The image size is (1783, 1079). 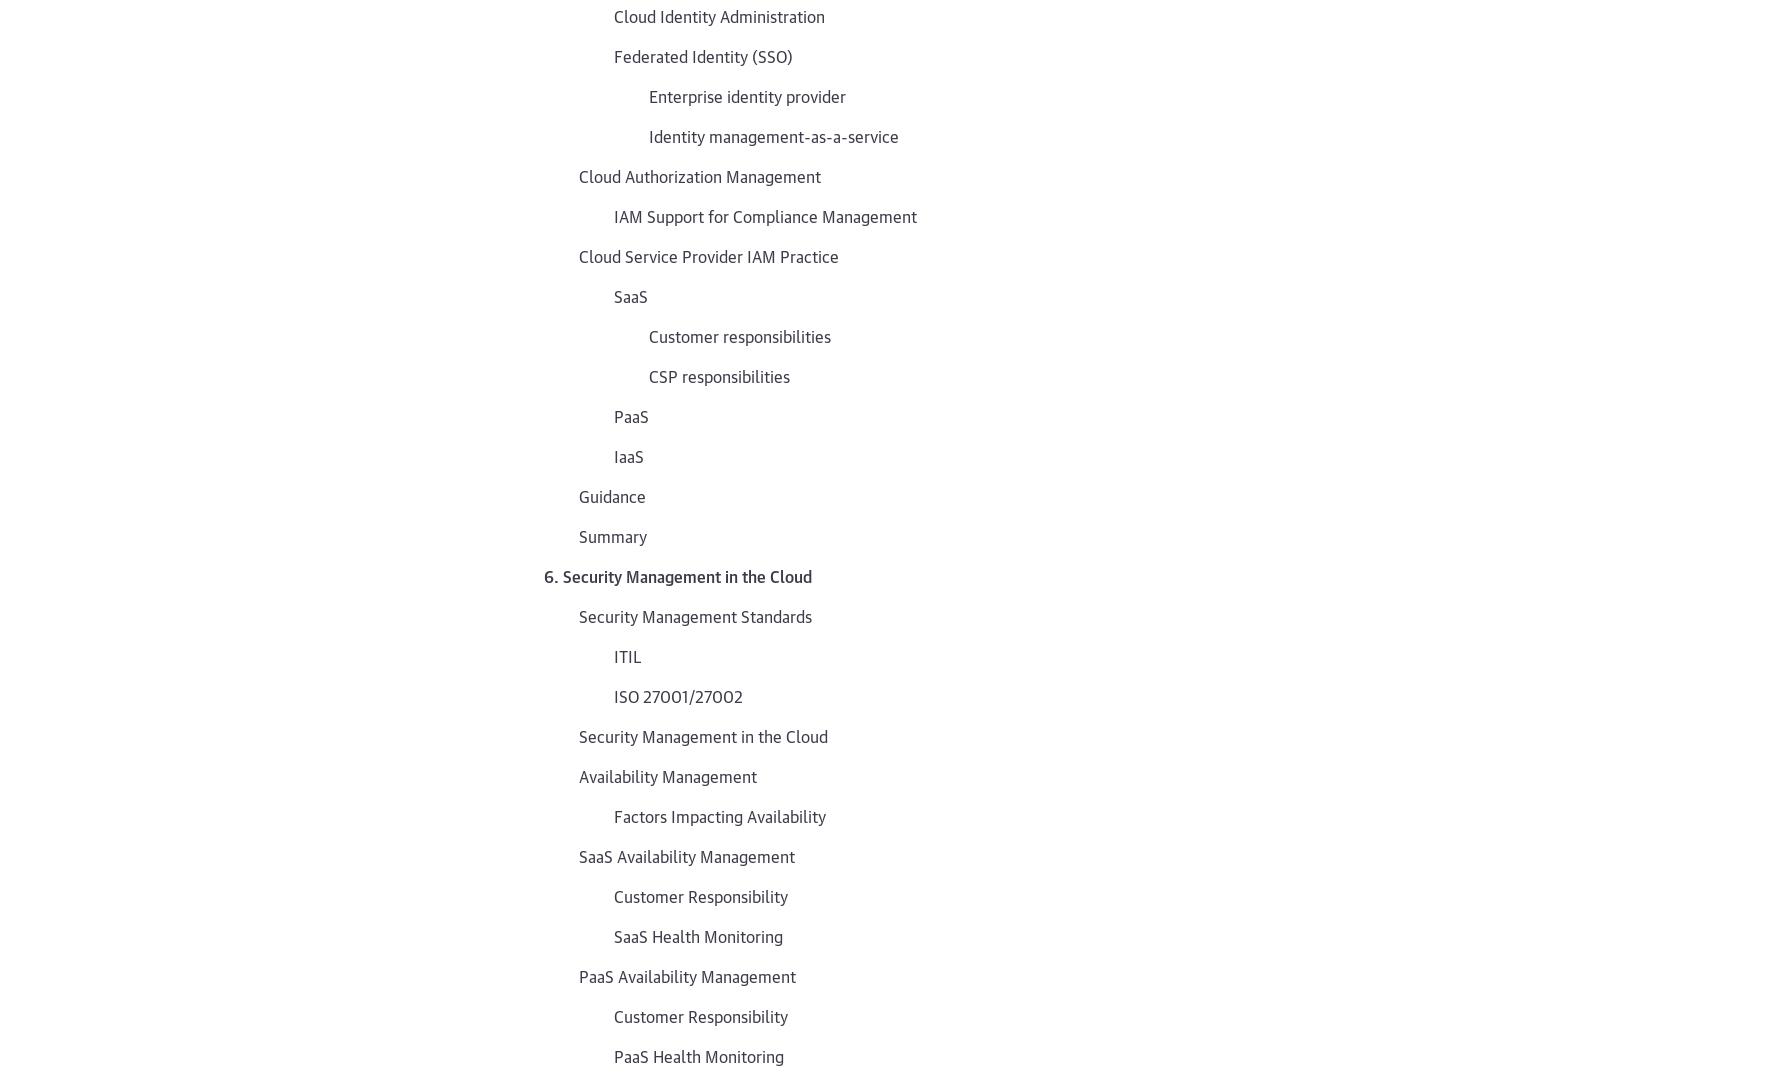 I want to click on 'ISO 27001/27002', so click(x=678, y=694).